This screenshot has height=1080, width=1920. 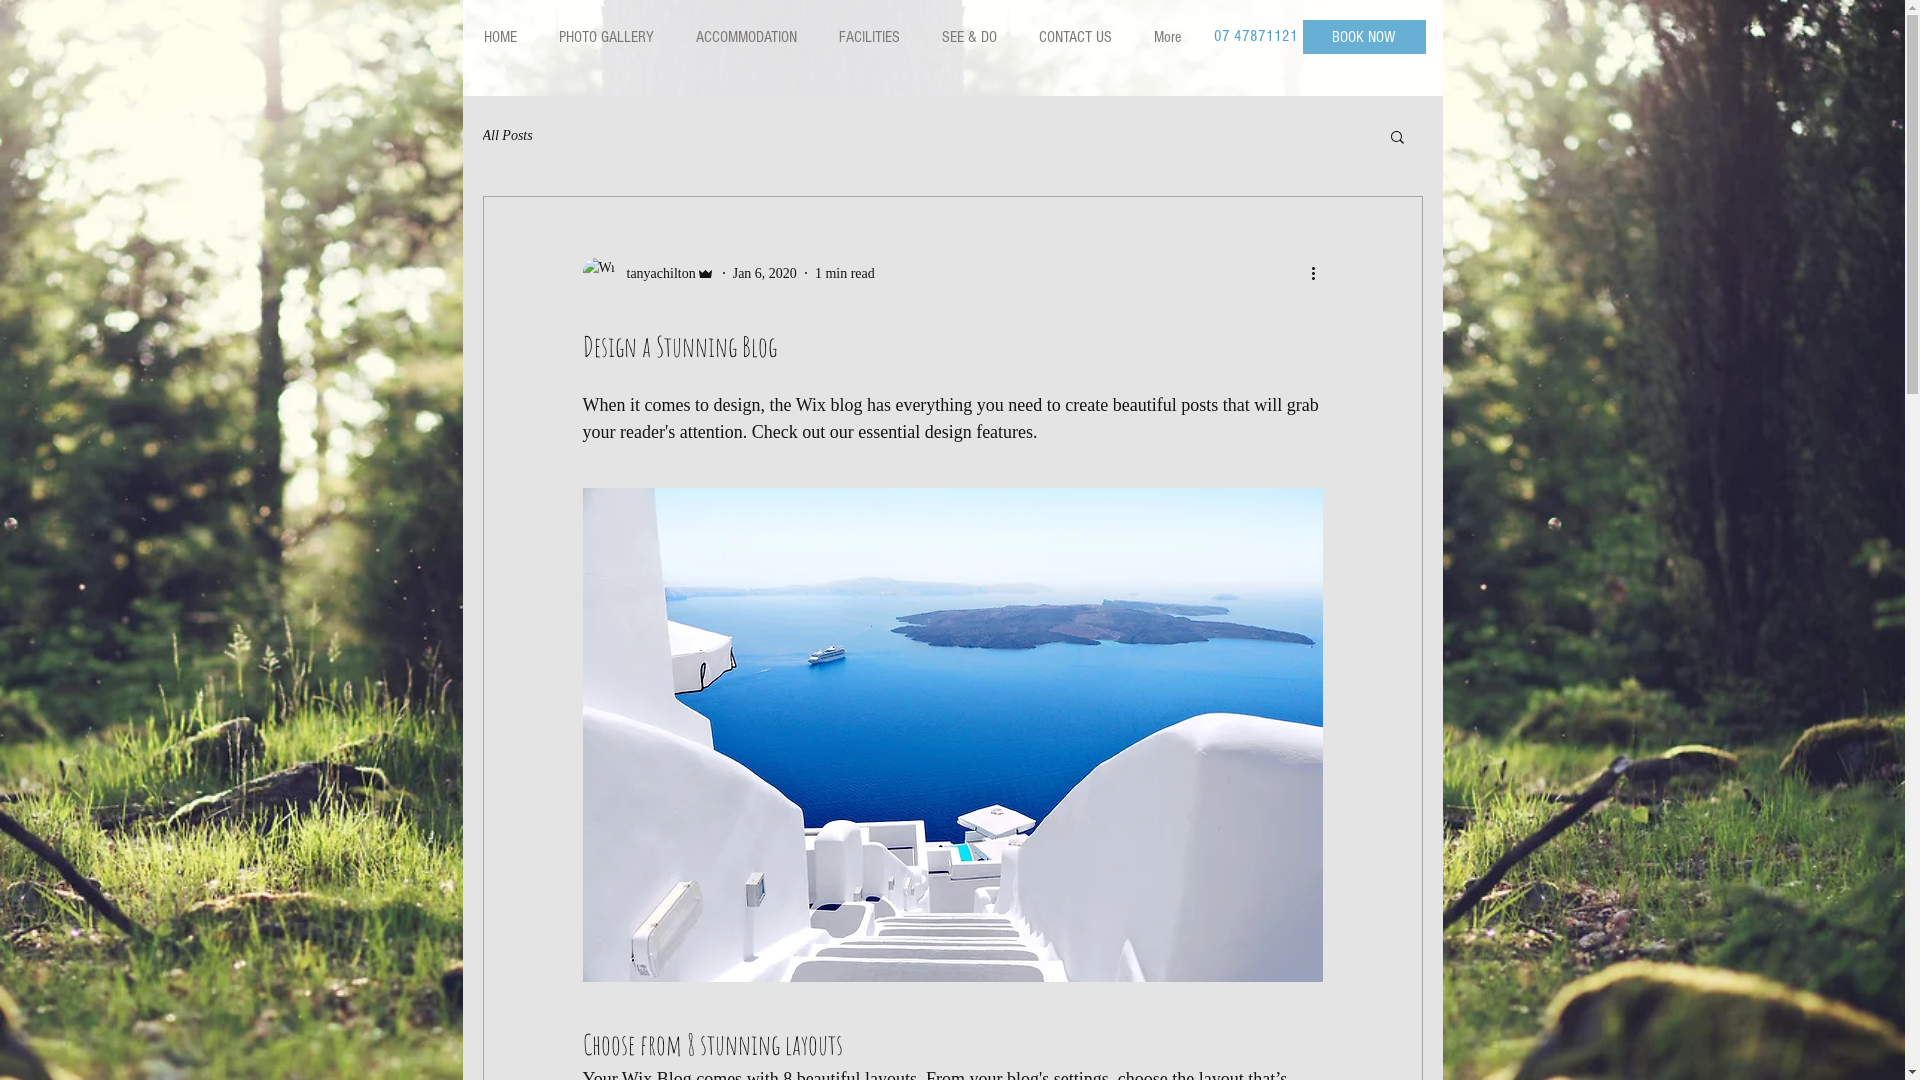 I want to click on 'FACILITIES', so click(x=869, y=37).